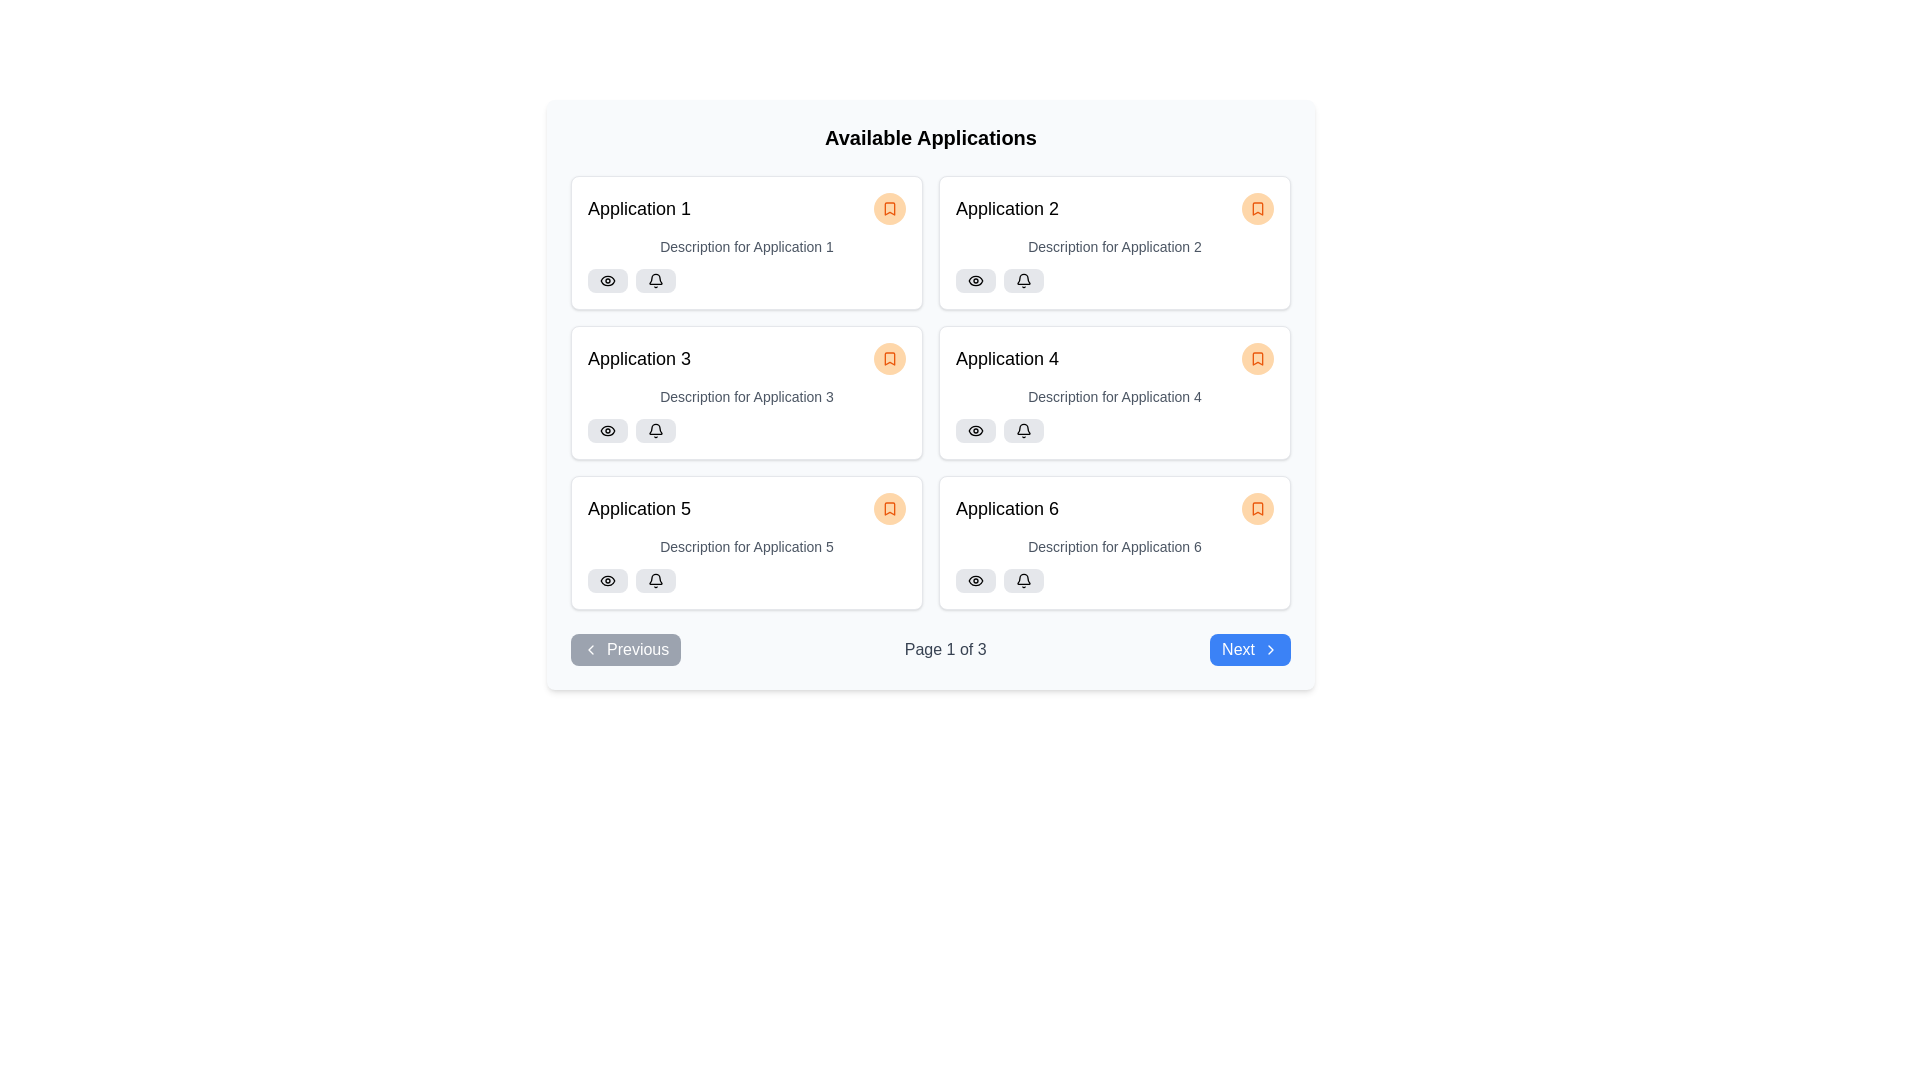 This screenshot has width=1920, height=1080. I want to click on the bell icon located centrally in the sixth section of the grid layout under 'Application 5', so click(656, 579).